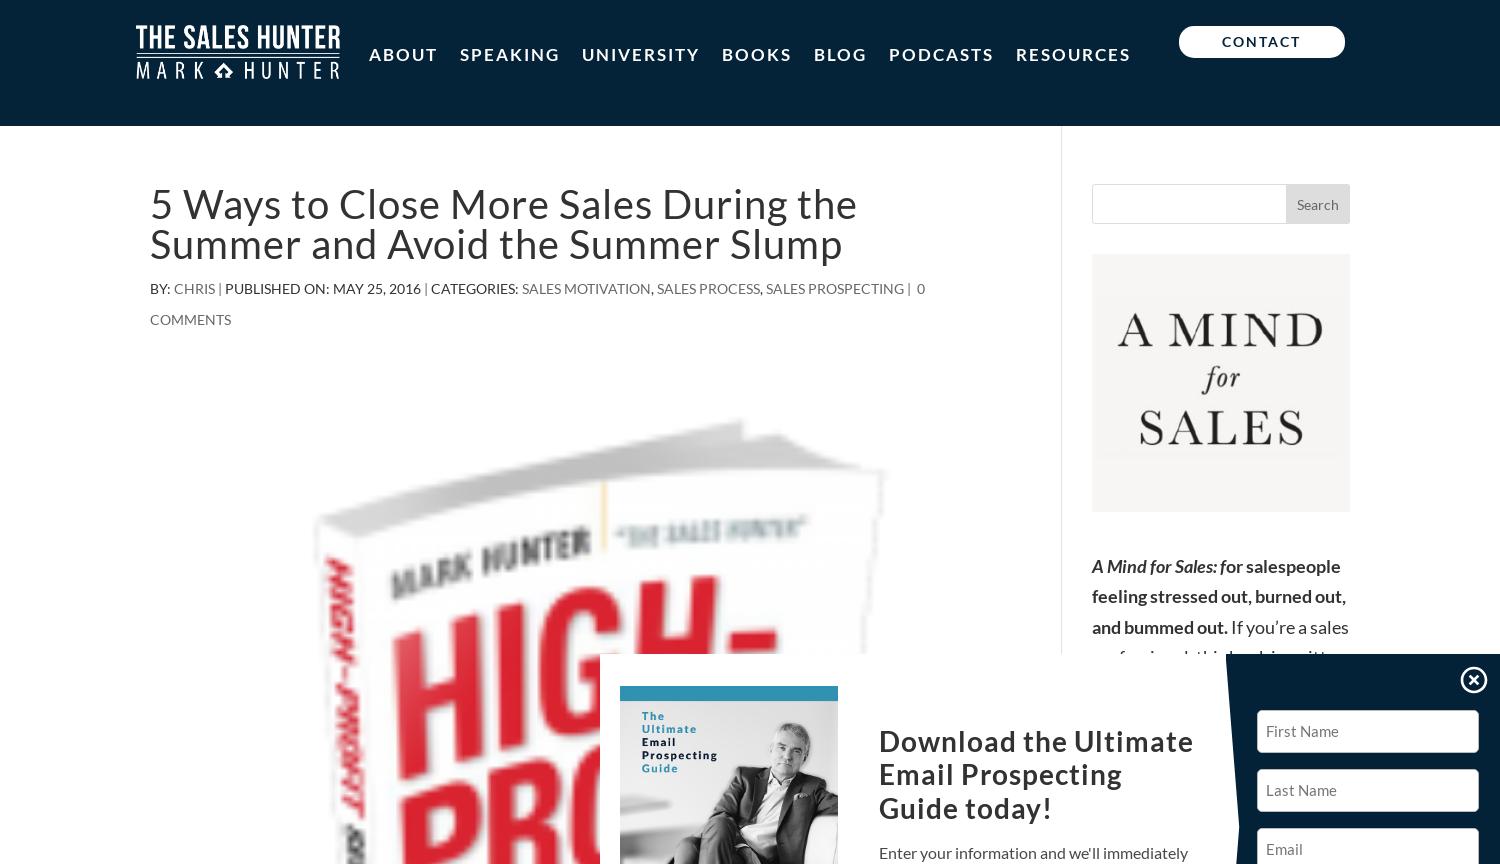 This screenshot has width=1500, height=864. What do you see at coordinates (707, 288) in the screenshot?
I see `'Sales Process'` at bounding box center [707, 288].